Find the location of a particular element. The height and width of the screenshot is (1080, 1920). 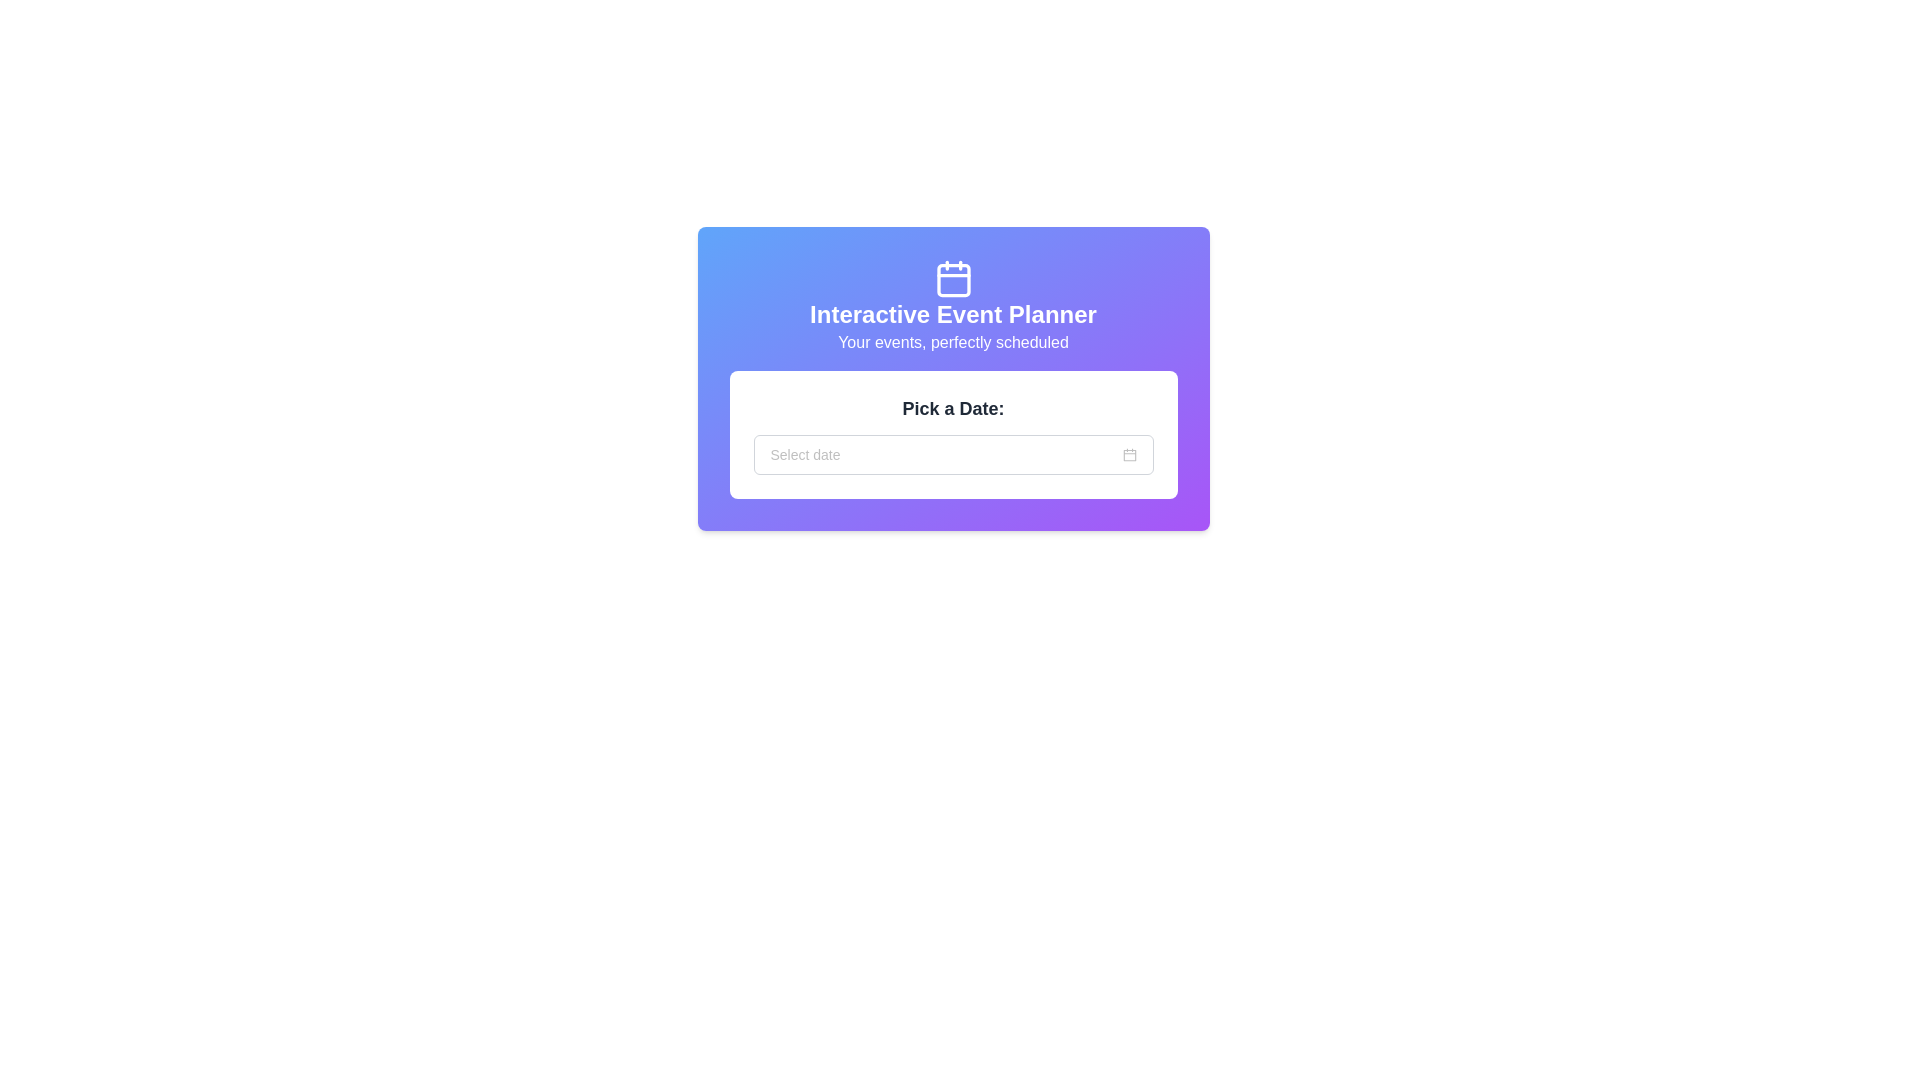

the static text label 'Pick a Date:' which is styled in gray, bold font and positioned above the date picker input field is located at coordinates (952, 407).